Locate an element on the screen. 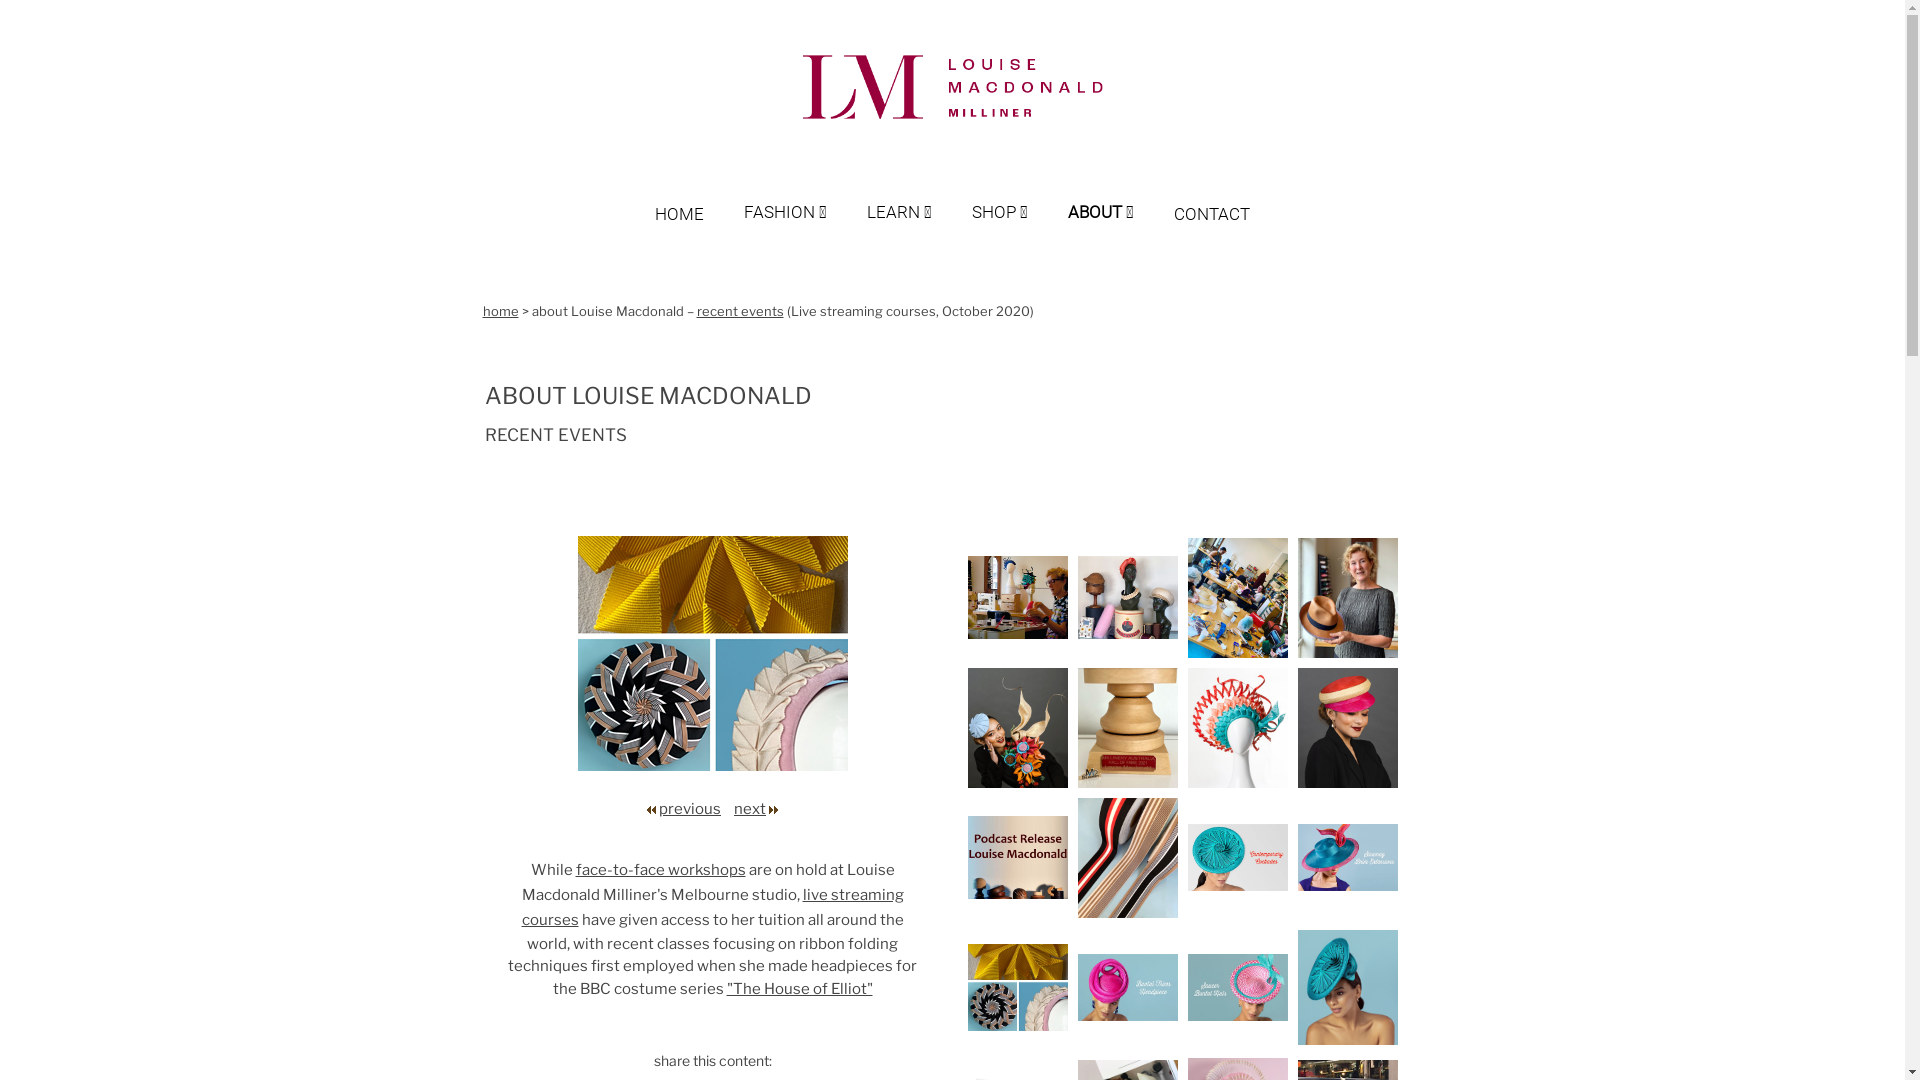  'next' is located at coordinates (748, 808).